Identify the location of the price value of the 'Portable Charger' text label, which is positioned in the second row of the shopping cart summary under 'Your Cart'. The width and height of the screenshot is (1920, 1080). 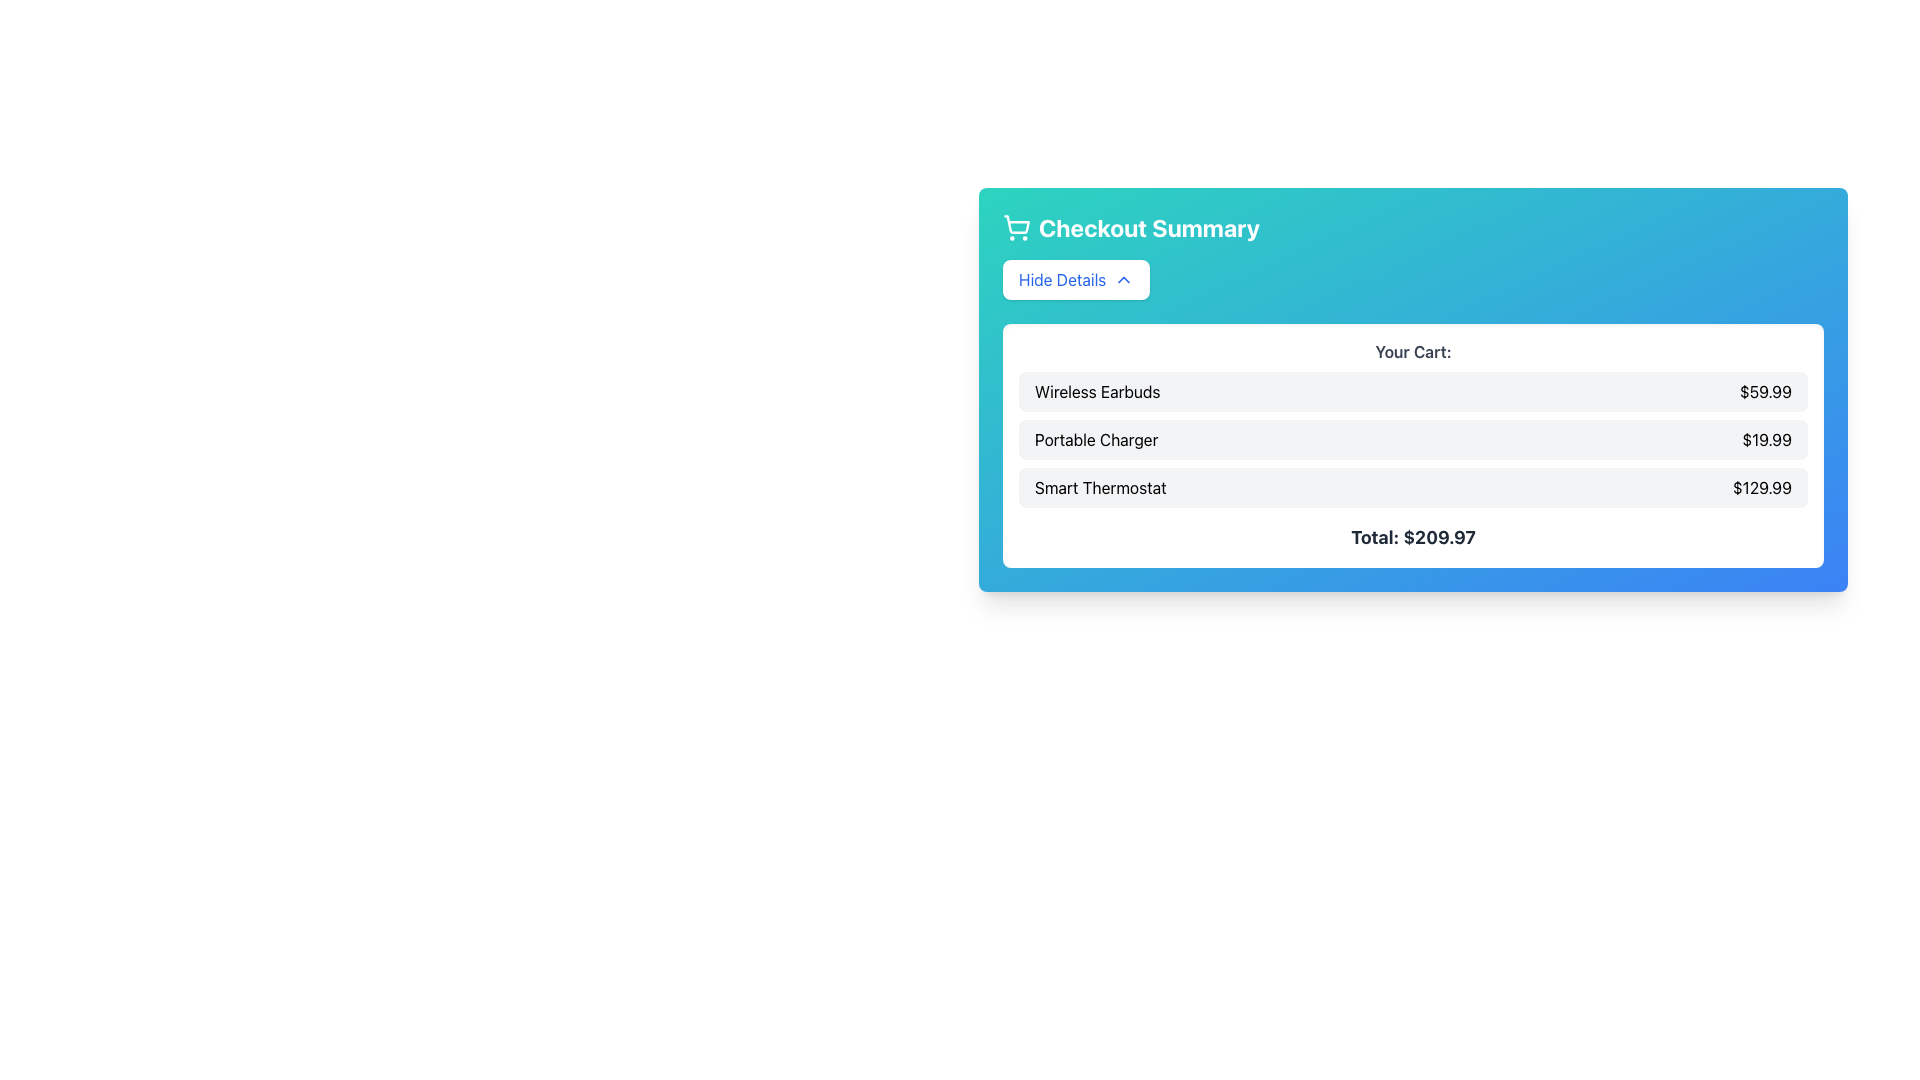
(1767, 438).